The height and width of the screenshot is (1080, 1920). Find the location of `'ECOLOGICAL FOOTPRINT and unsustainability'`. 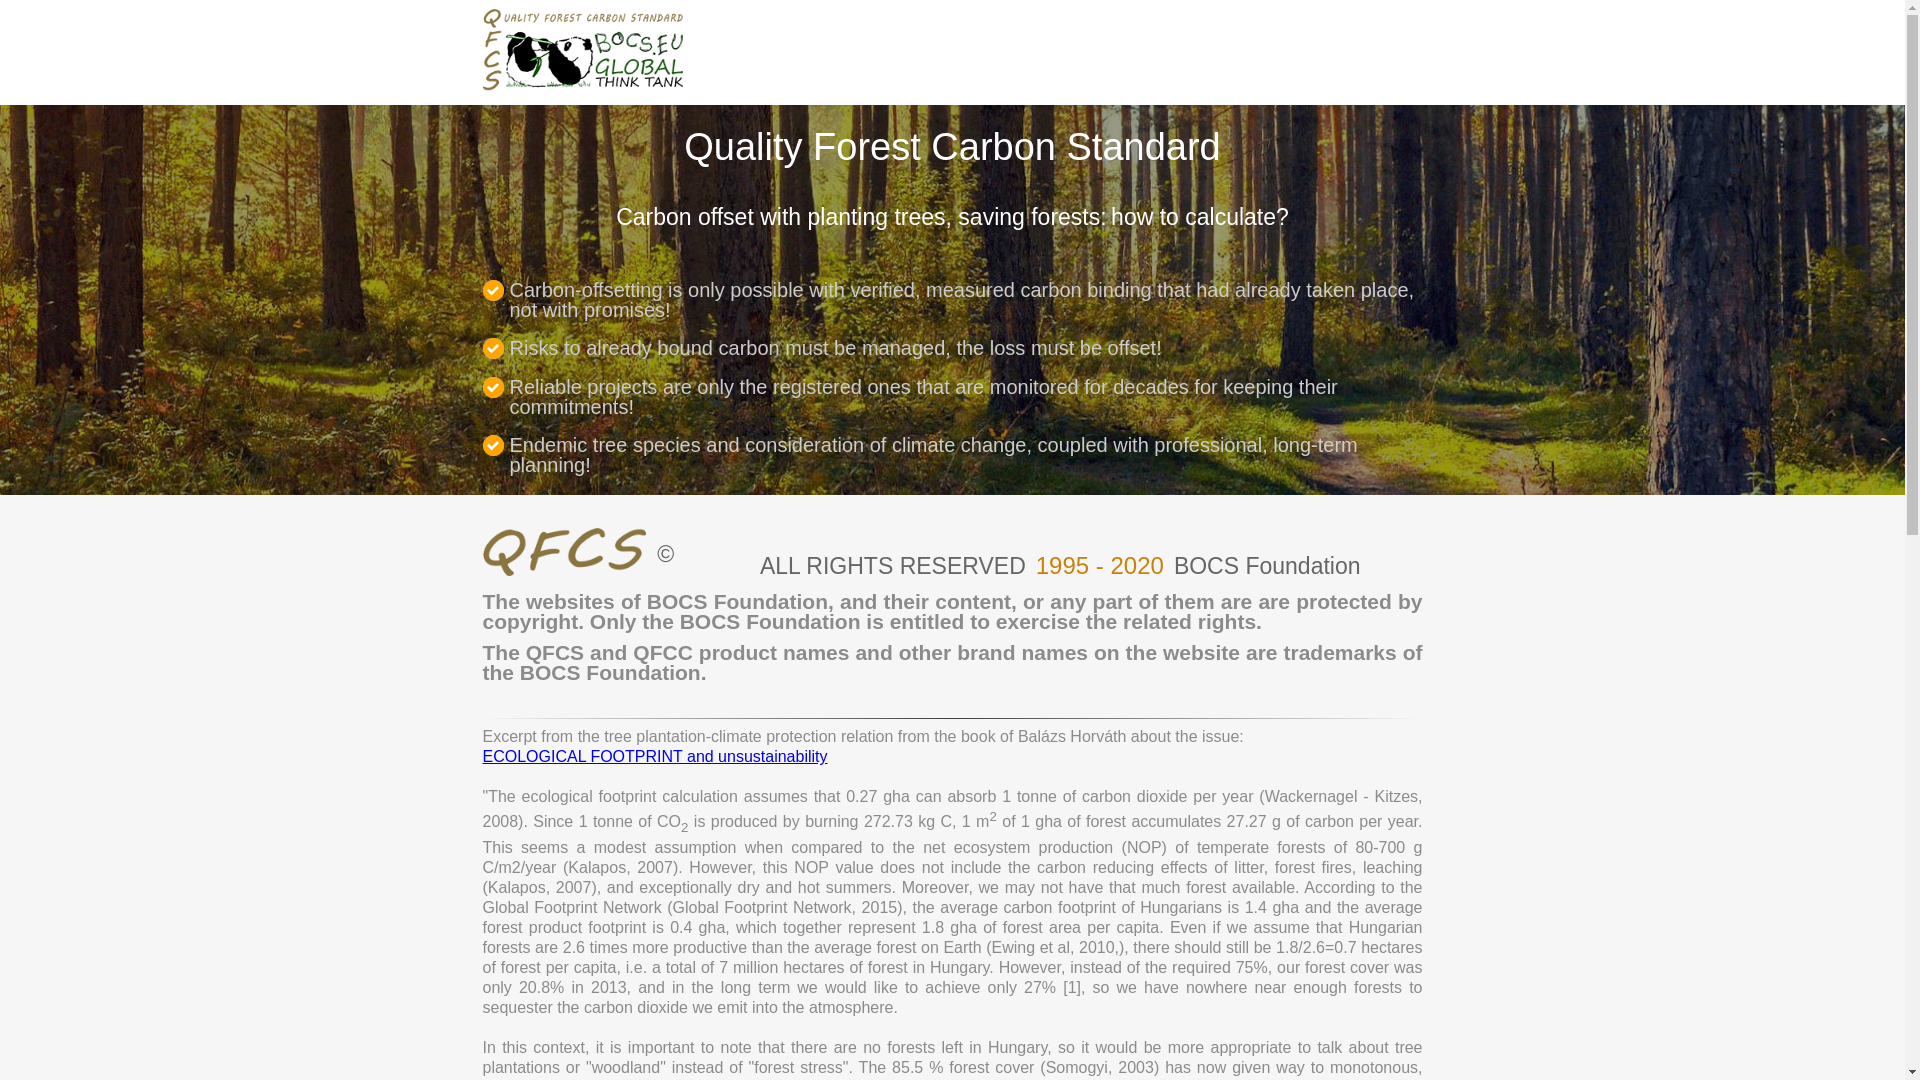

'ECOLOGICAL FOOTPRINT and unsustainability' is located at coordinates (654, 756).